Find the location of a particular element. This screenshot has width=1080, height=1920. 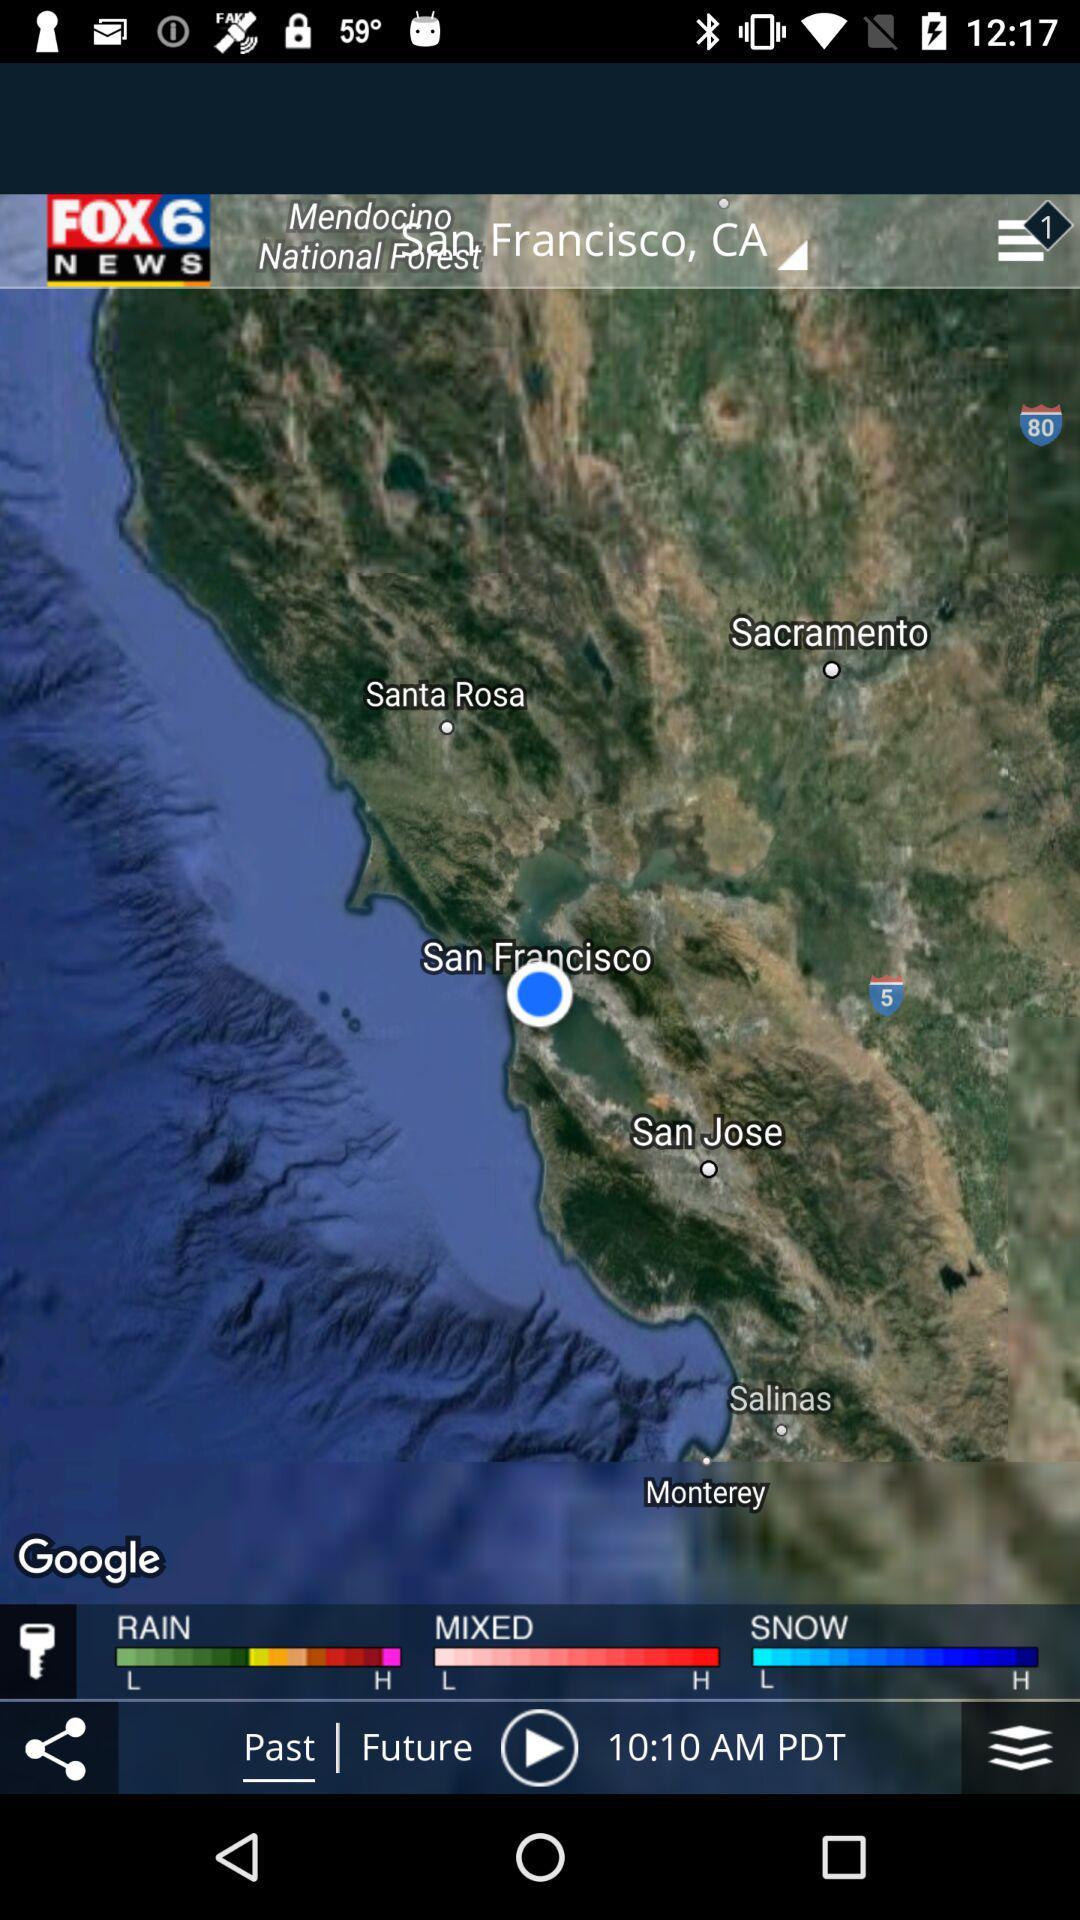

the date_range icon is located at coordinates (131, 240).